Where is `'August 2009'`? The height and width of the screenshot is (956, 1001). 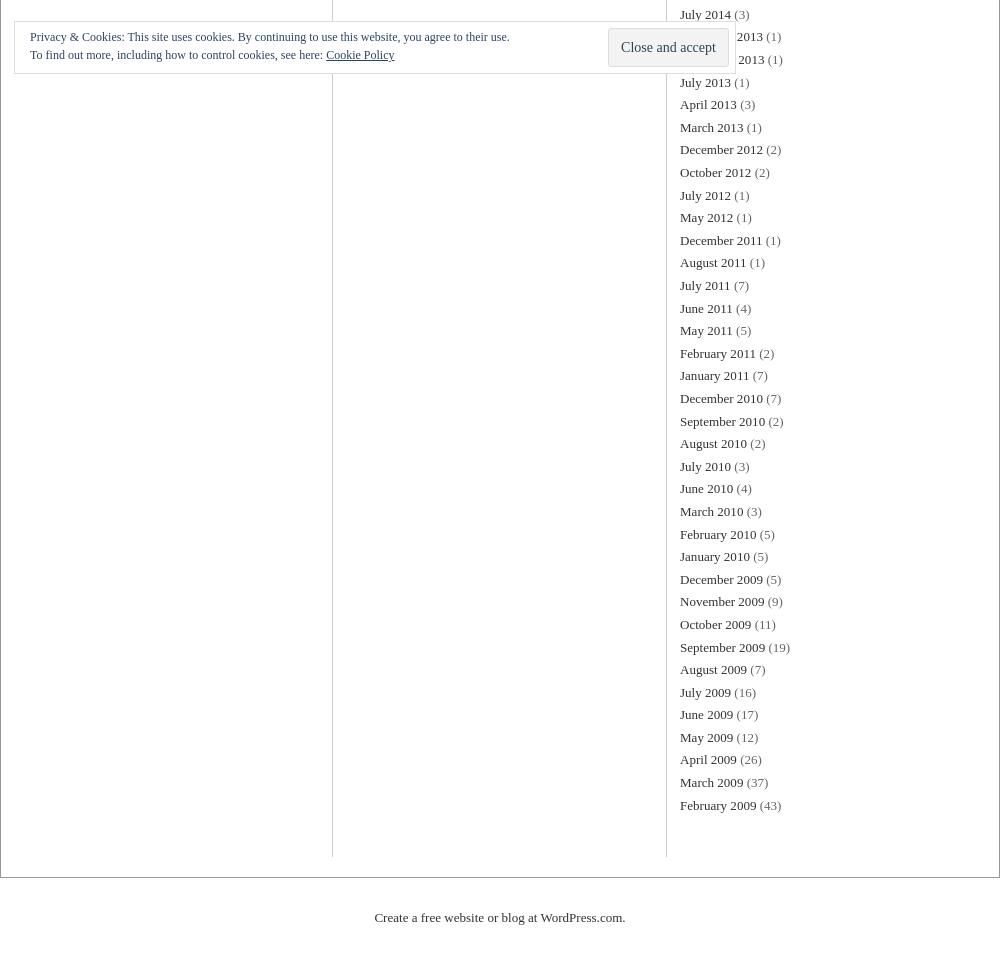 'August 2009' is located at coordinates (712, 669).